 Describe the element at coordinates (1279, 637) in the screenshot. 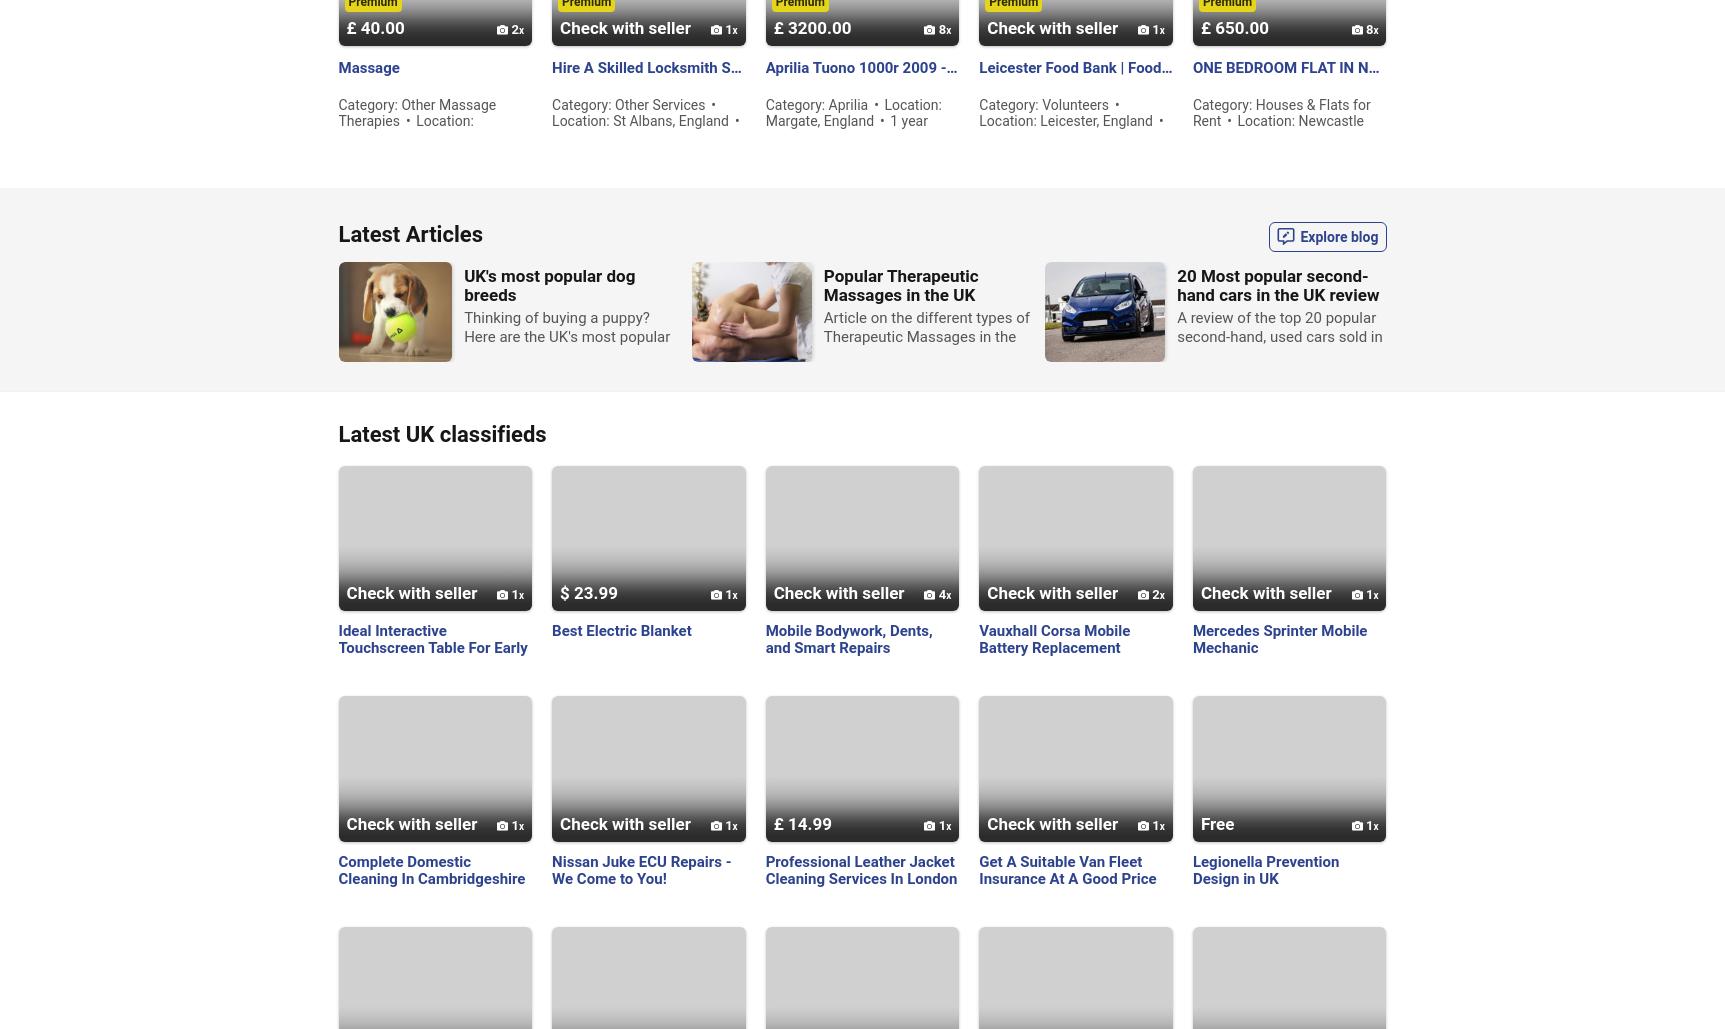

I see `'Mercedes Sprinter Mobile Mechanic'` at that location.